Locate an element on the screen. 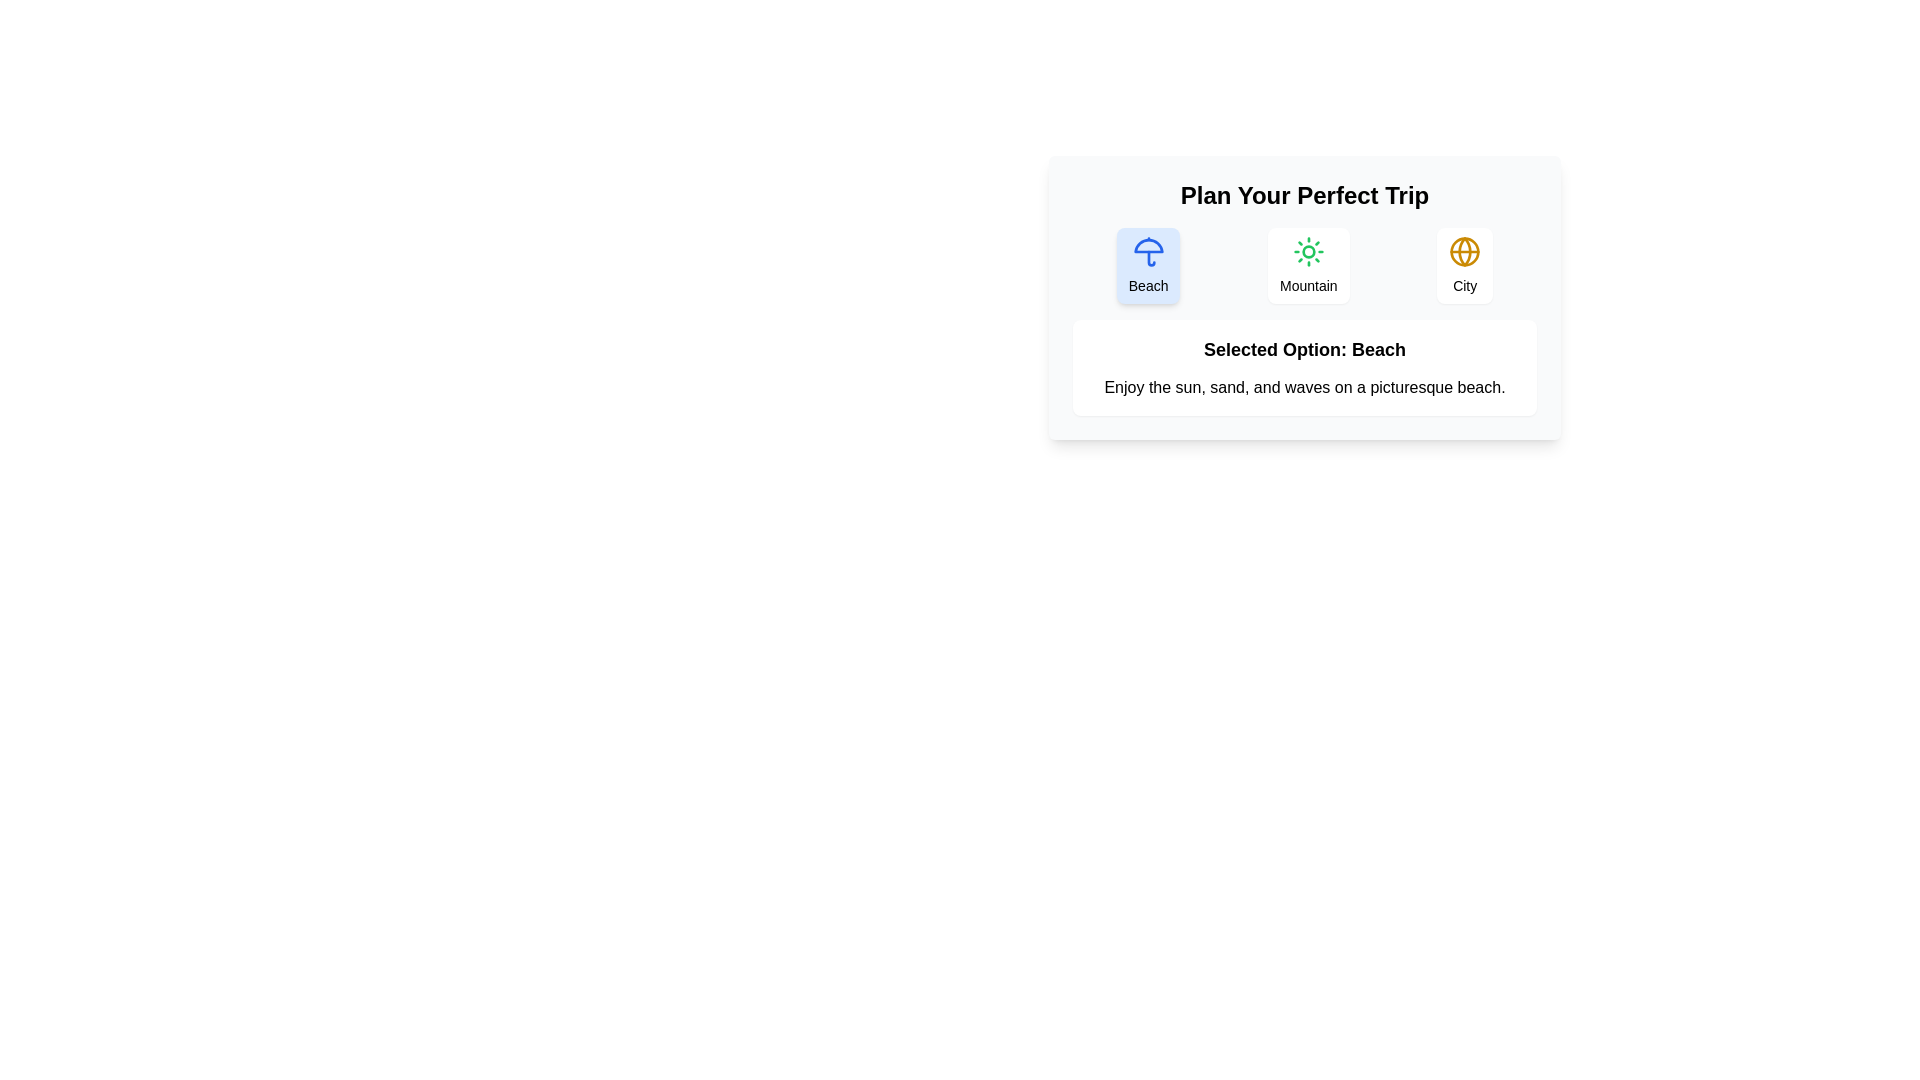 Image resolution: width=1920 pixels, height=1080 pixels. the bright yellow globe icon representing the 'City' option, which is located at the rightmost side of the horizontal arrangement of options is located at coordinates (1465, 250).